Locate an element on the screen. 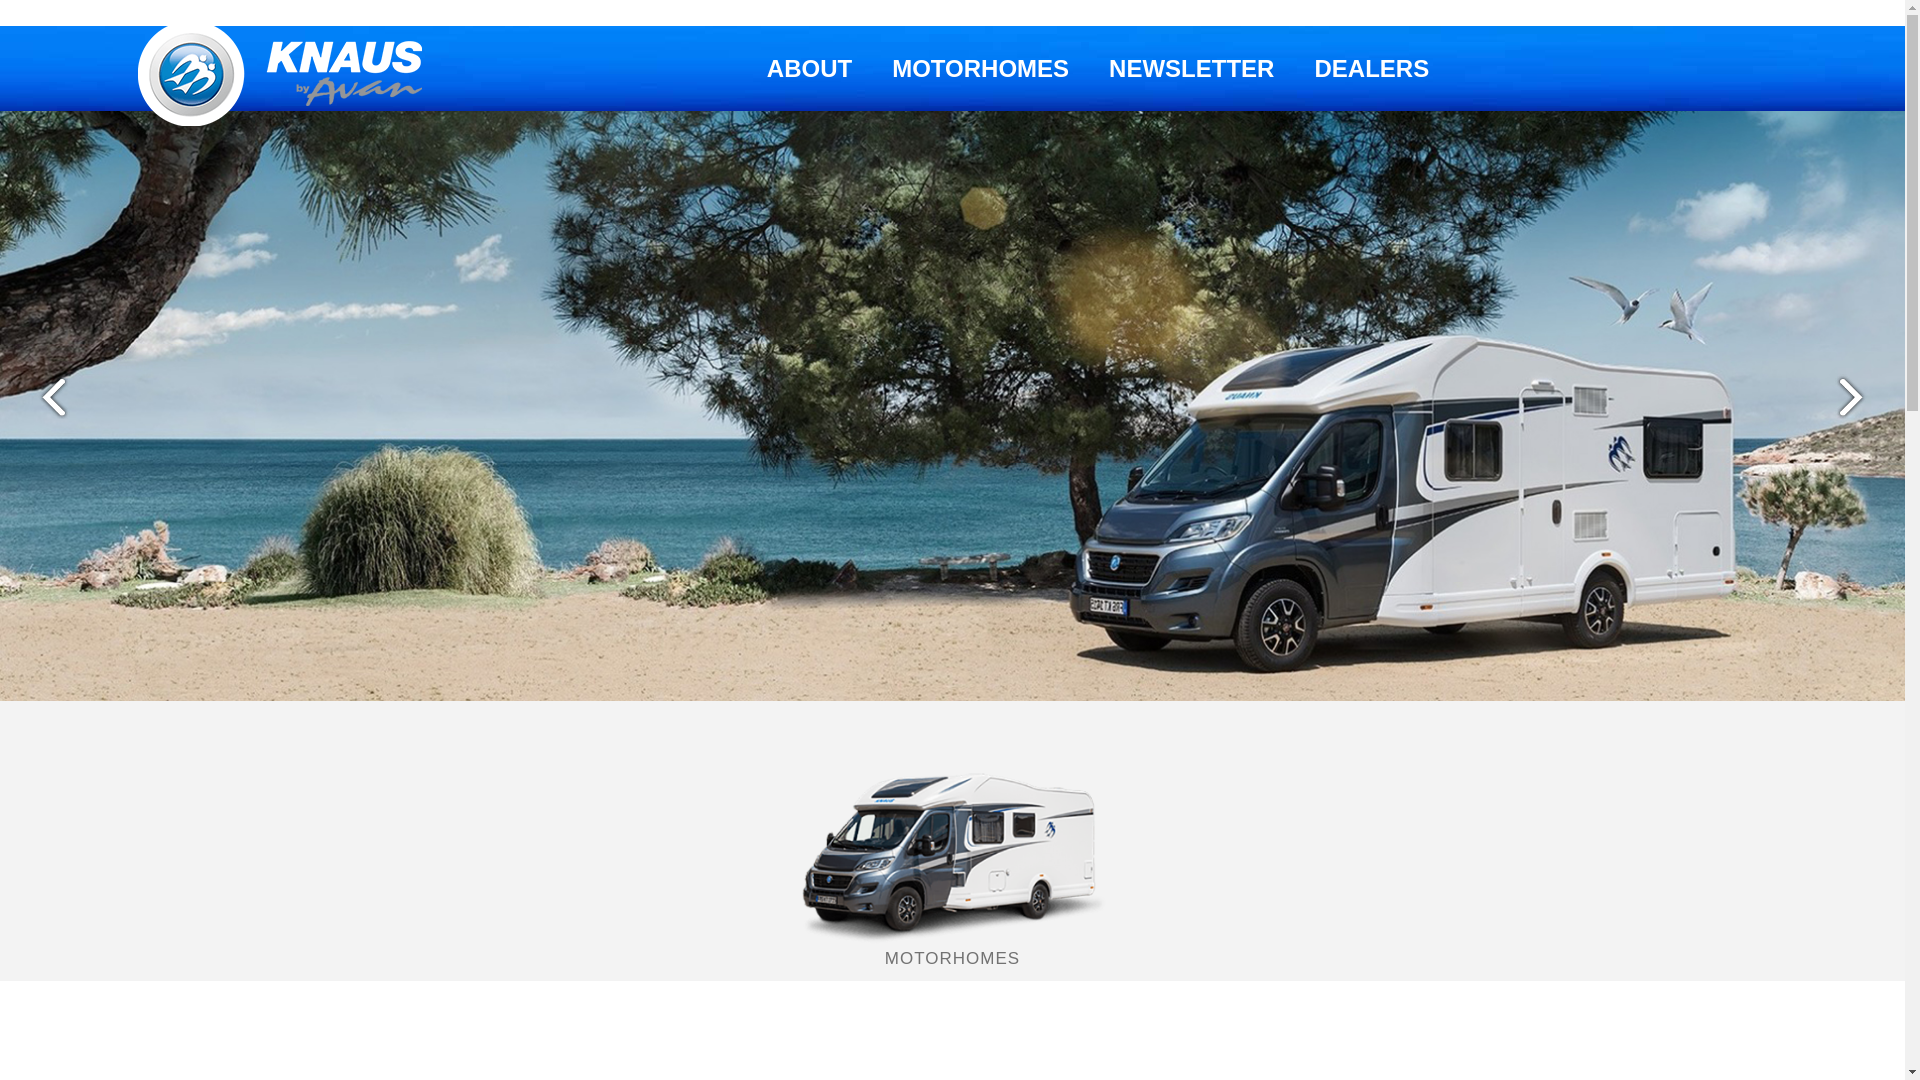 The image size is (1920, 1080). 'NEWSLETTER' is located at coordinates (1191, 67).